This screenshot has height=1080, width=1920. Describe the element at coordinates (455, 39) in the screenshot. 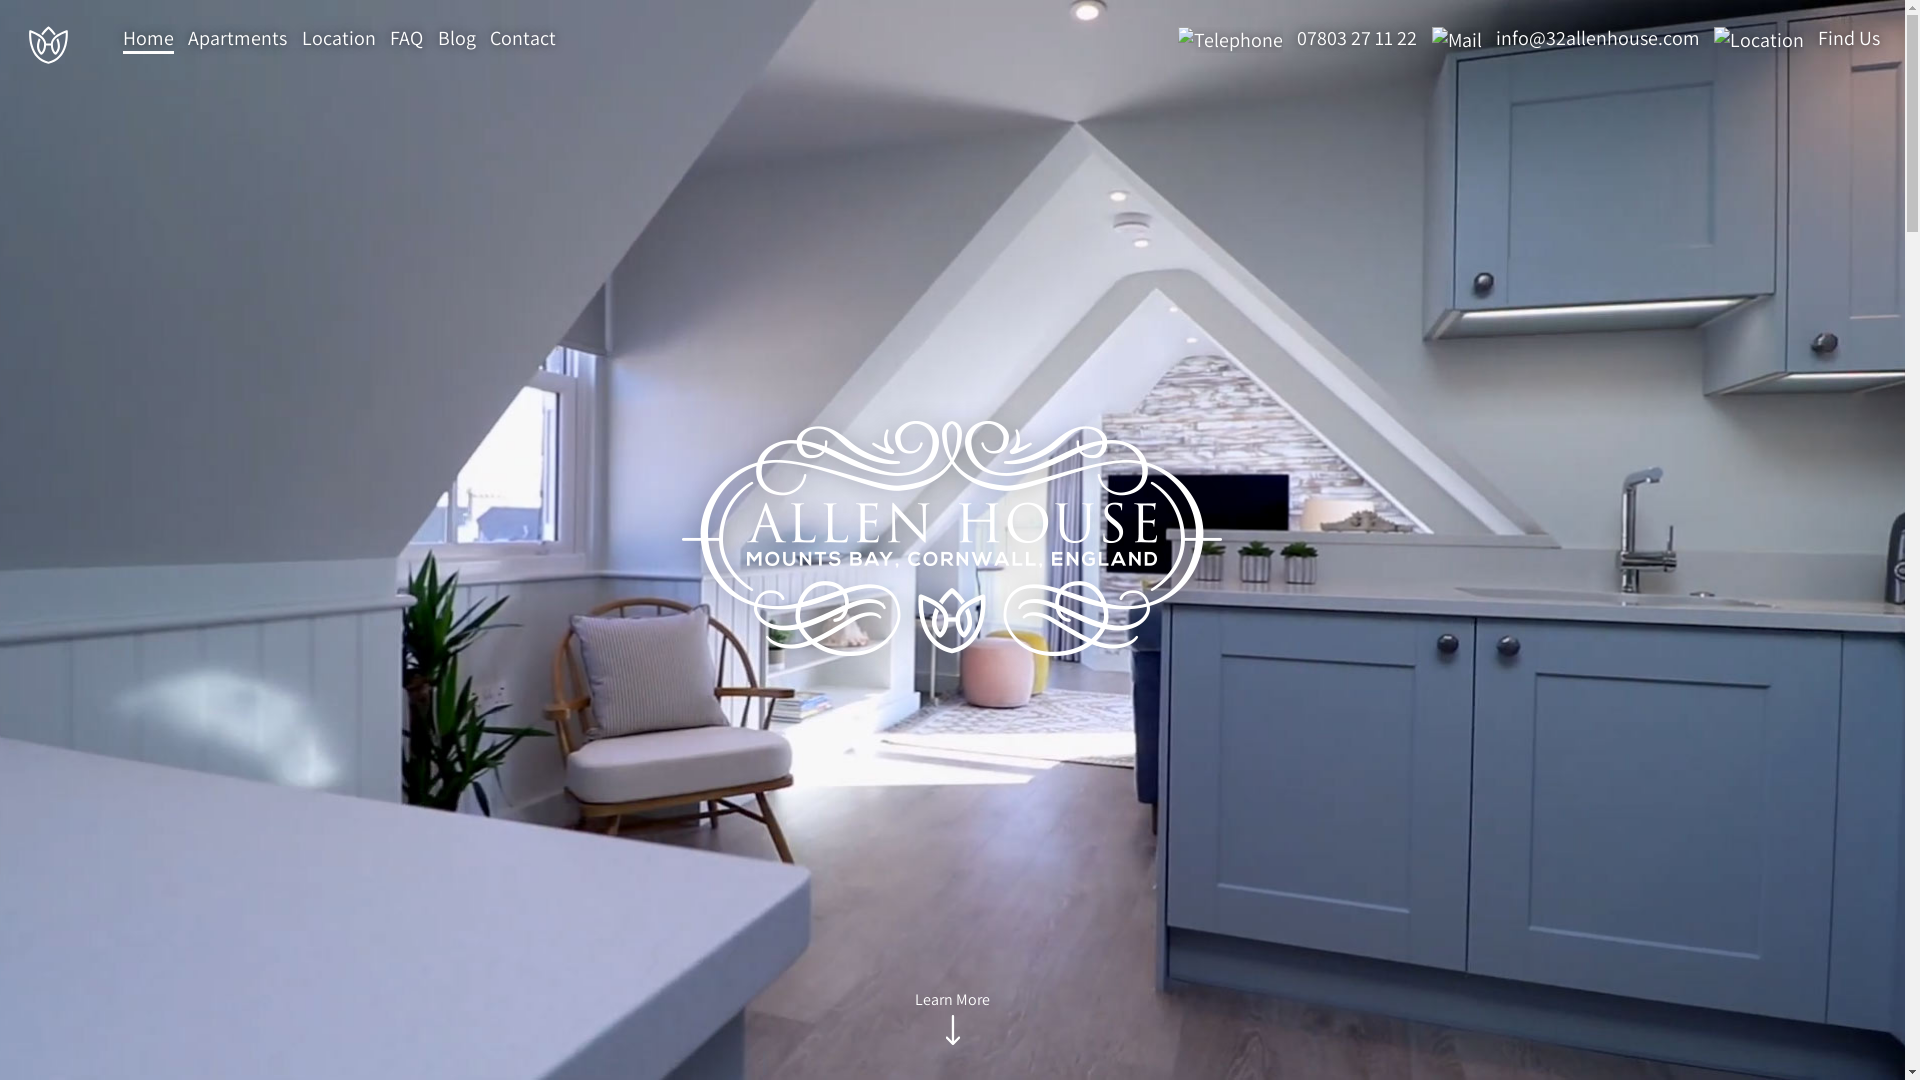

I see `'Blog'` at that location.